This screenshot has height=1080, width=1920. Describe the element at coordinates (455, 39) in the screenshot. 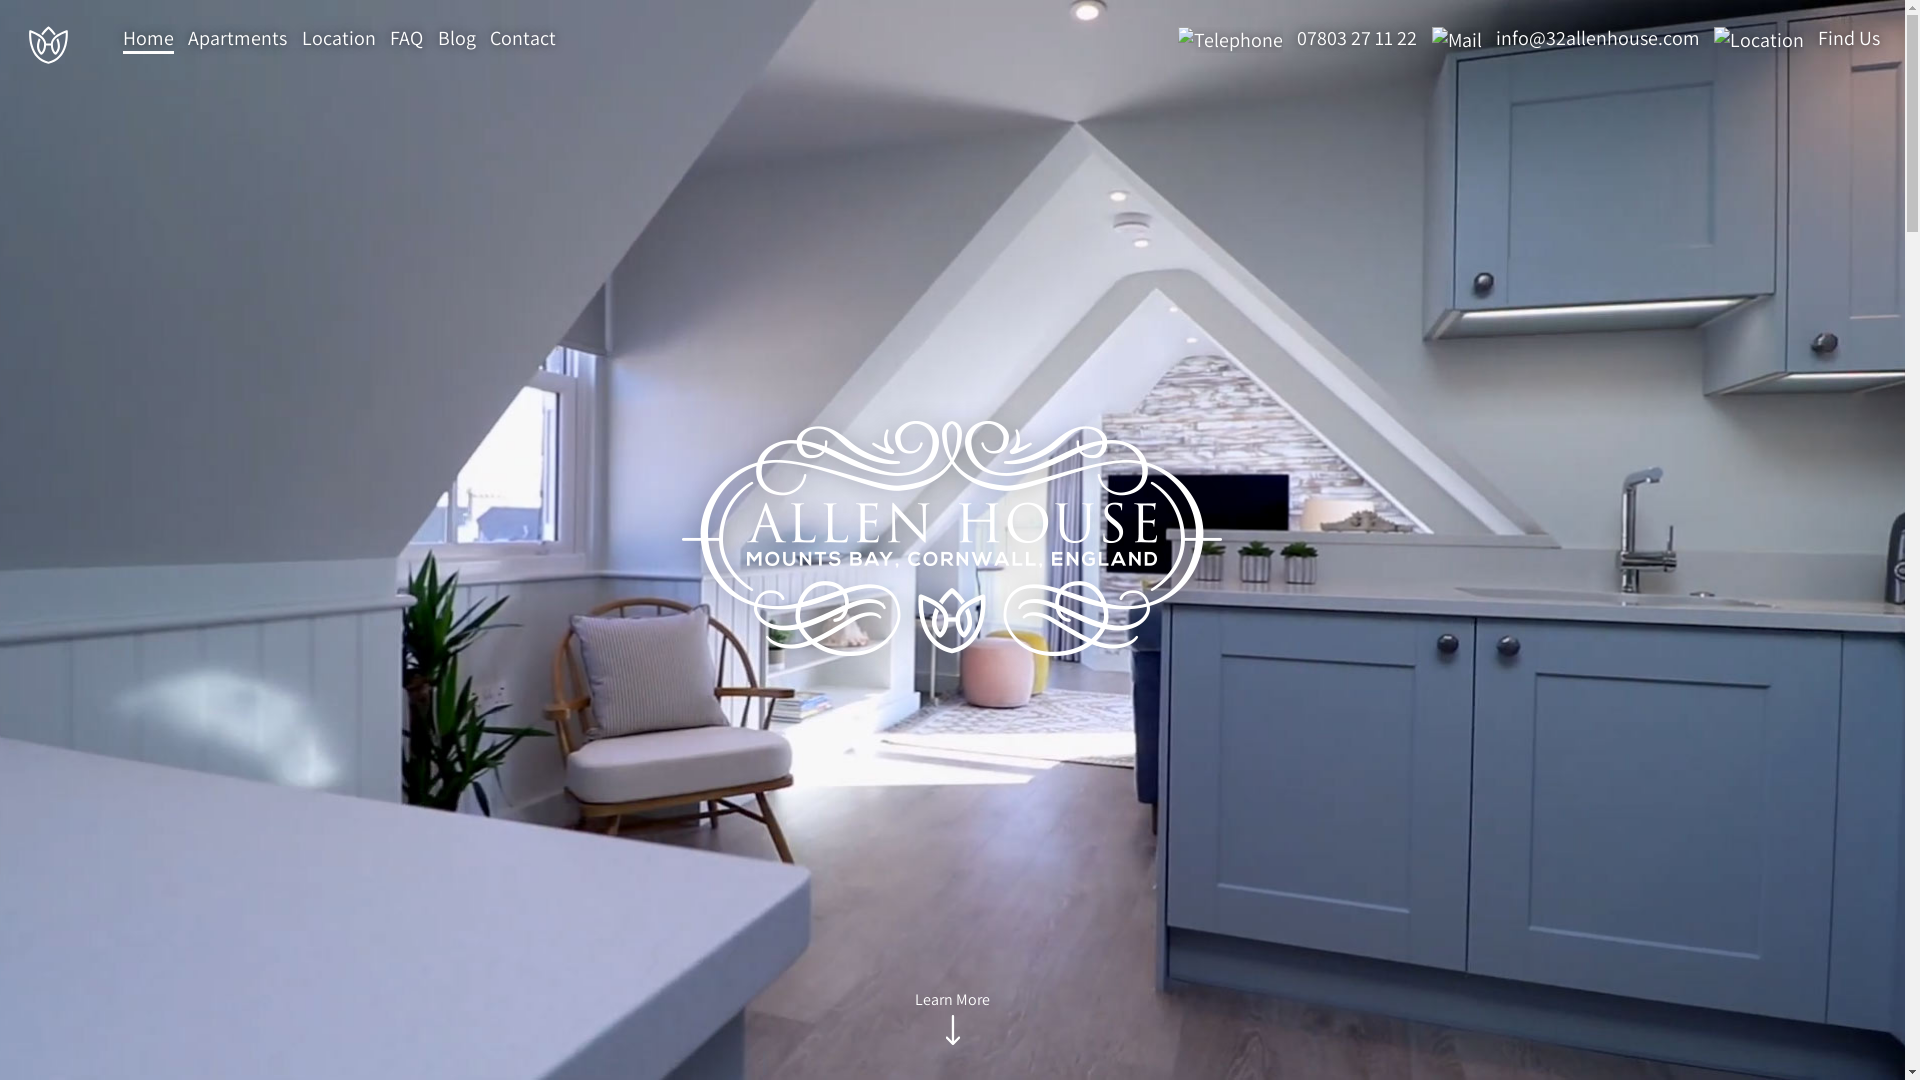

I see `'Blog'` at that location.